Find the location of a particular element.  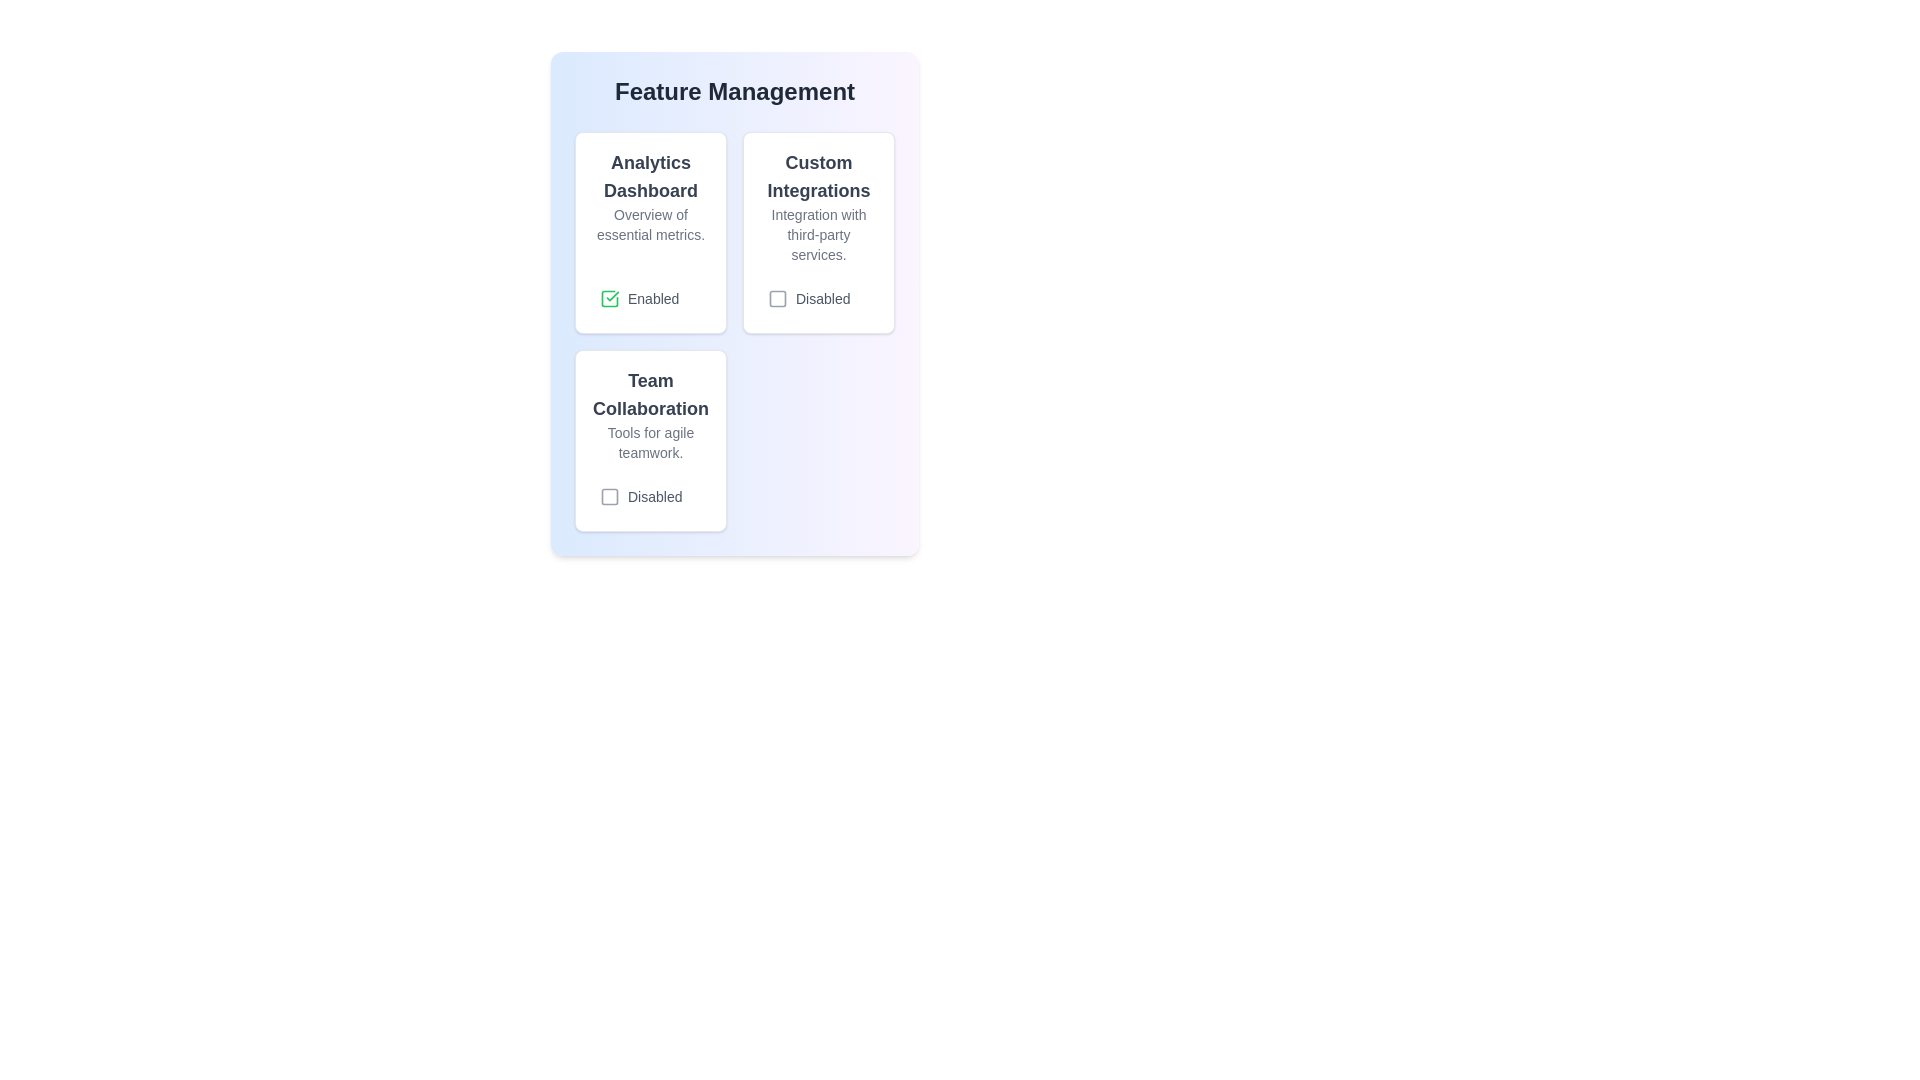

the disabled checkbox for 'Custom Integrations' located to the left of the text 'Disabled' in the feature management panel is located at coordinates (776, 299).